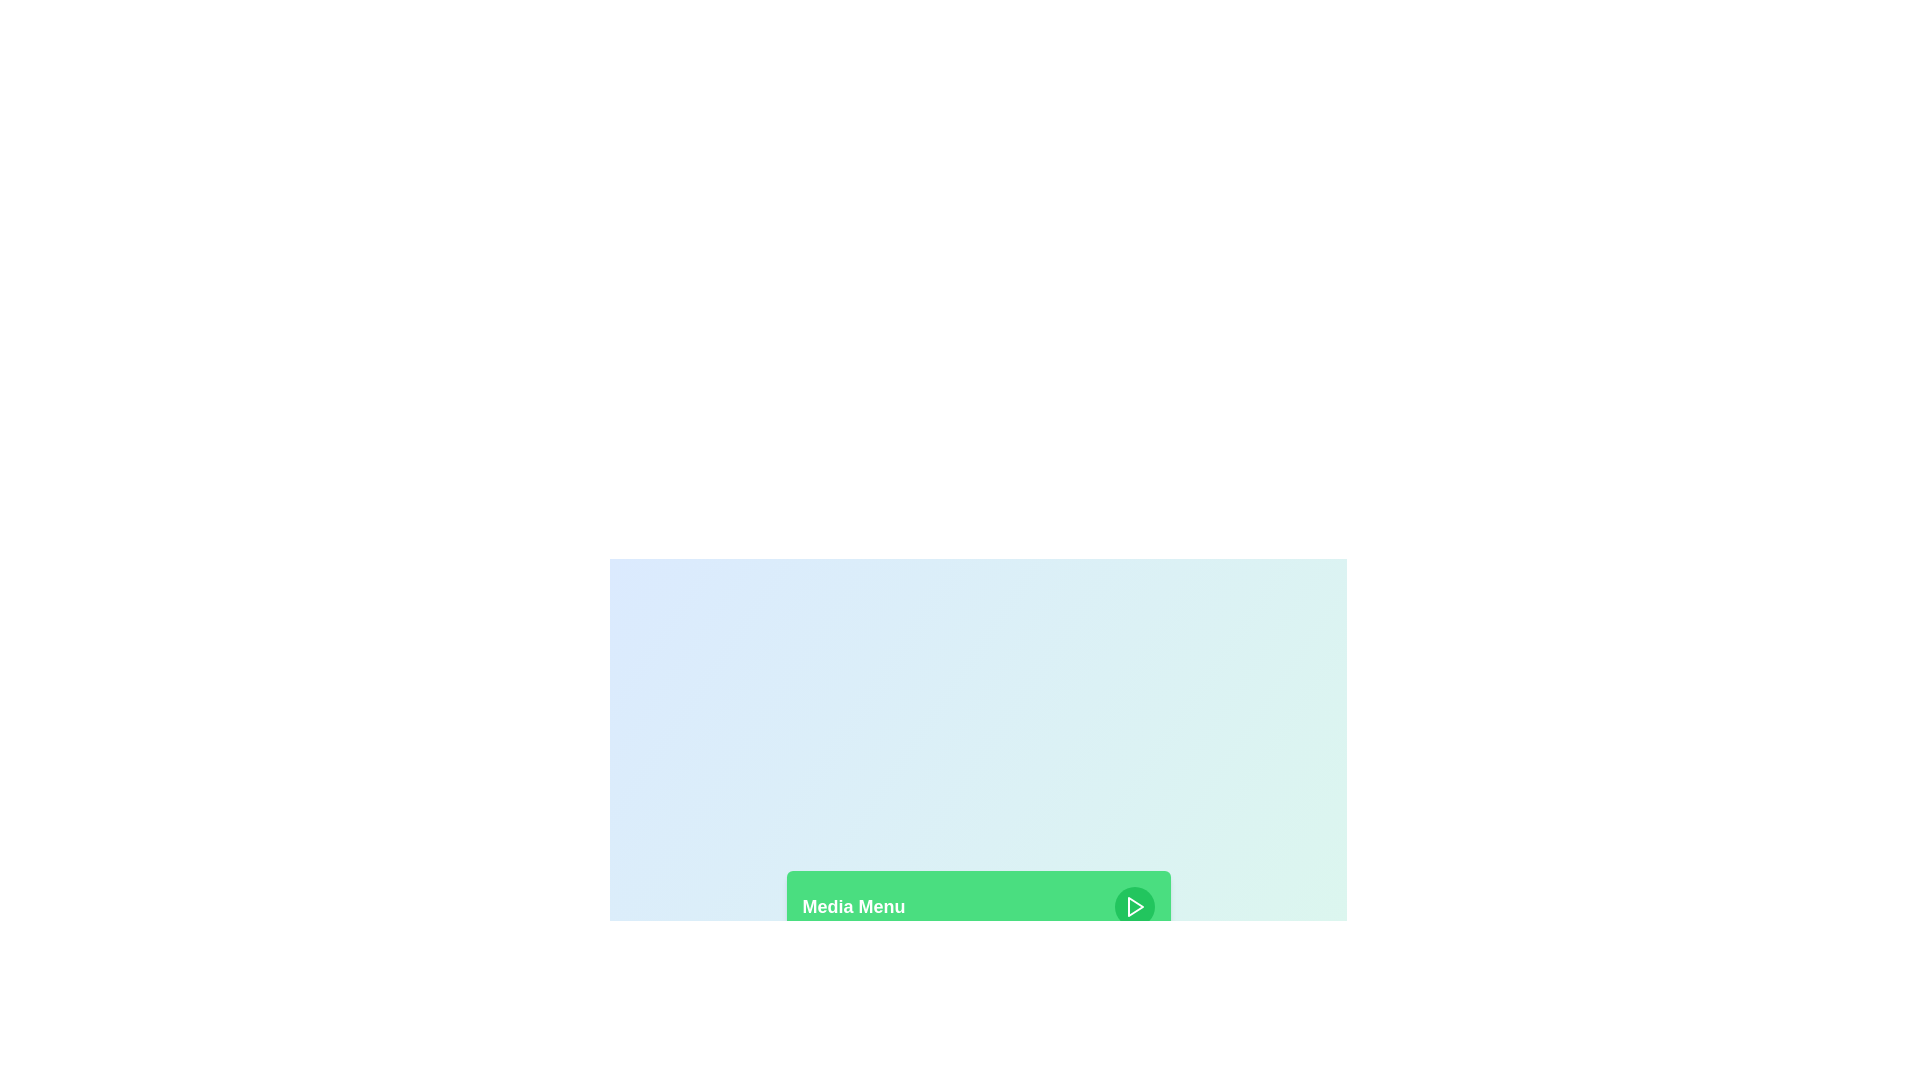 The width and height of the screenshot is (1920, 1080). What do you see at coordinates (978, 1071) in the screenshot?
I see `the category Music from the media options` at bounding box center [978, 1071].